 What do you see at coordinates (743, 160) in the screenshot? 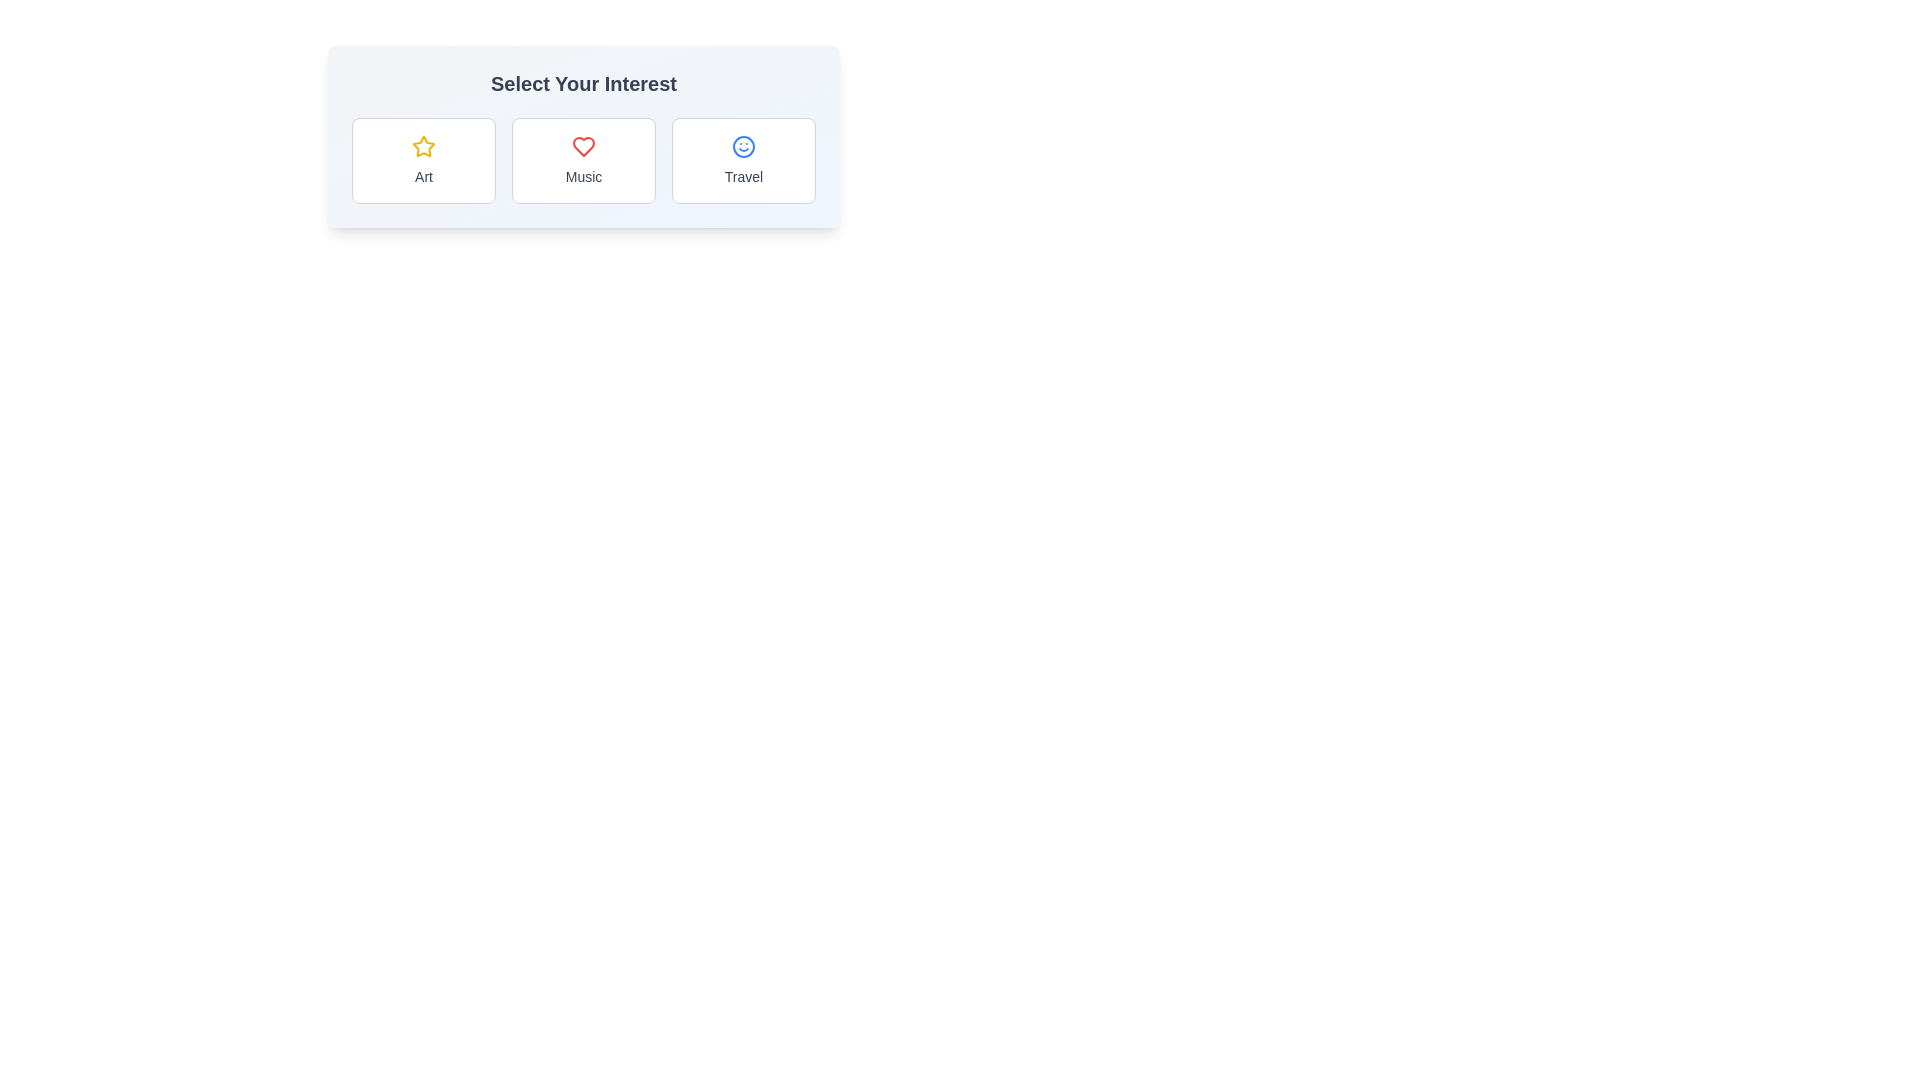
I see `the 'Travel' button-like card, which features a white background, rounded corners, a light gray border, a blue smiling face icon, and the word 'Travel' in a gray sans-serif font` at bounding box center [743, 160].